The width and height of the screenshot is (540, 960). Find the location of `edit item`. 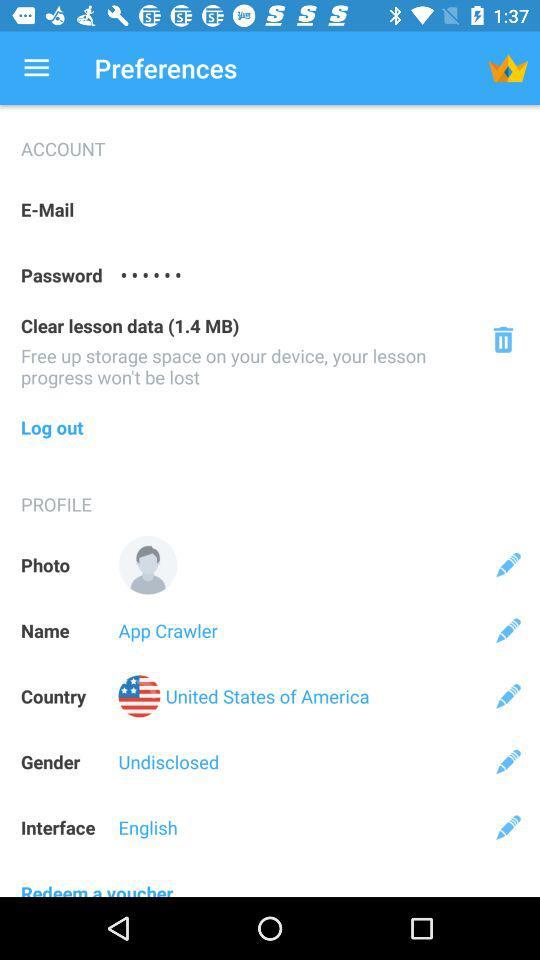

edit item is located at coordinates (508, 565).